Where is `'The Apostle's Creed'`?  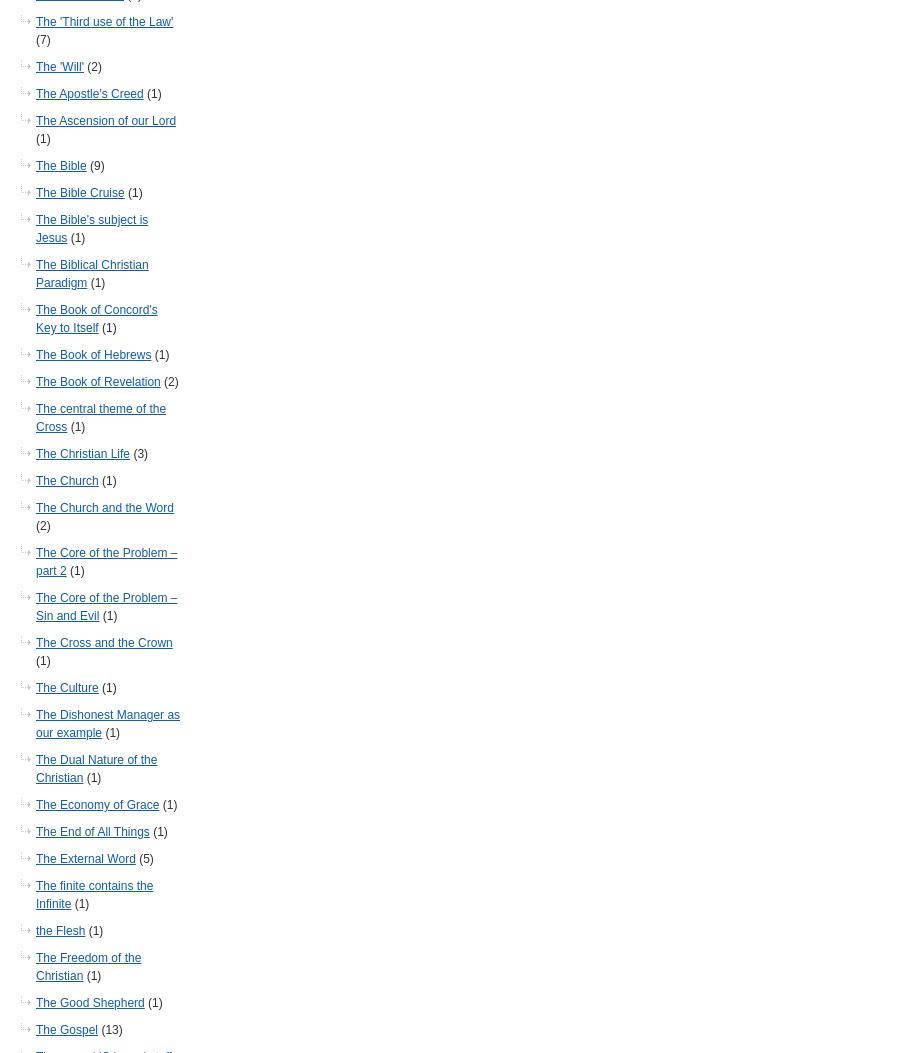
'The Apostle's Creed' is located at coordinates (89, 93).